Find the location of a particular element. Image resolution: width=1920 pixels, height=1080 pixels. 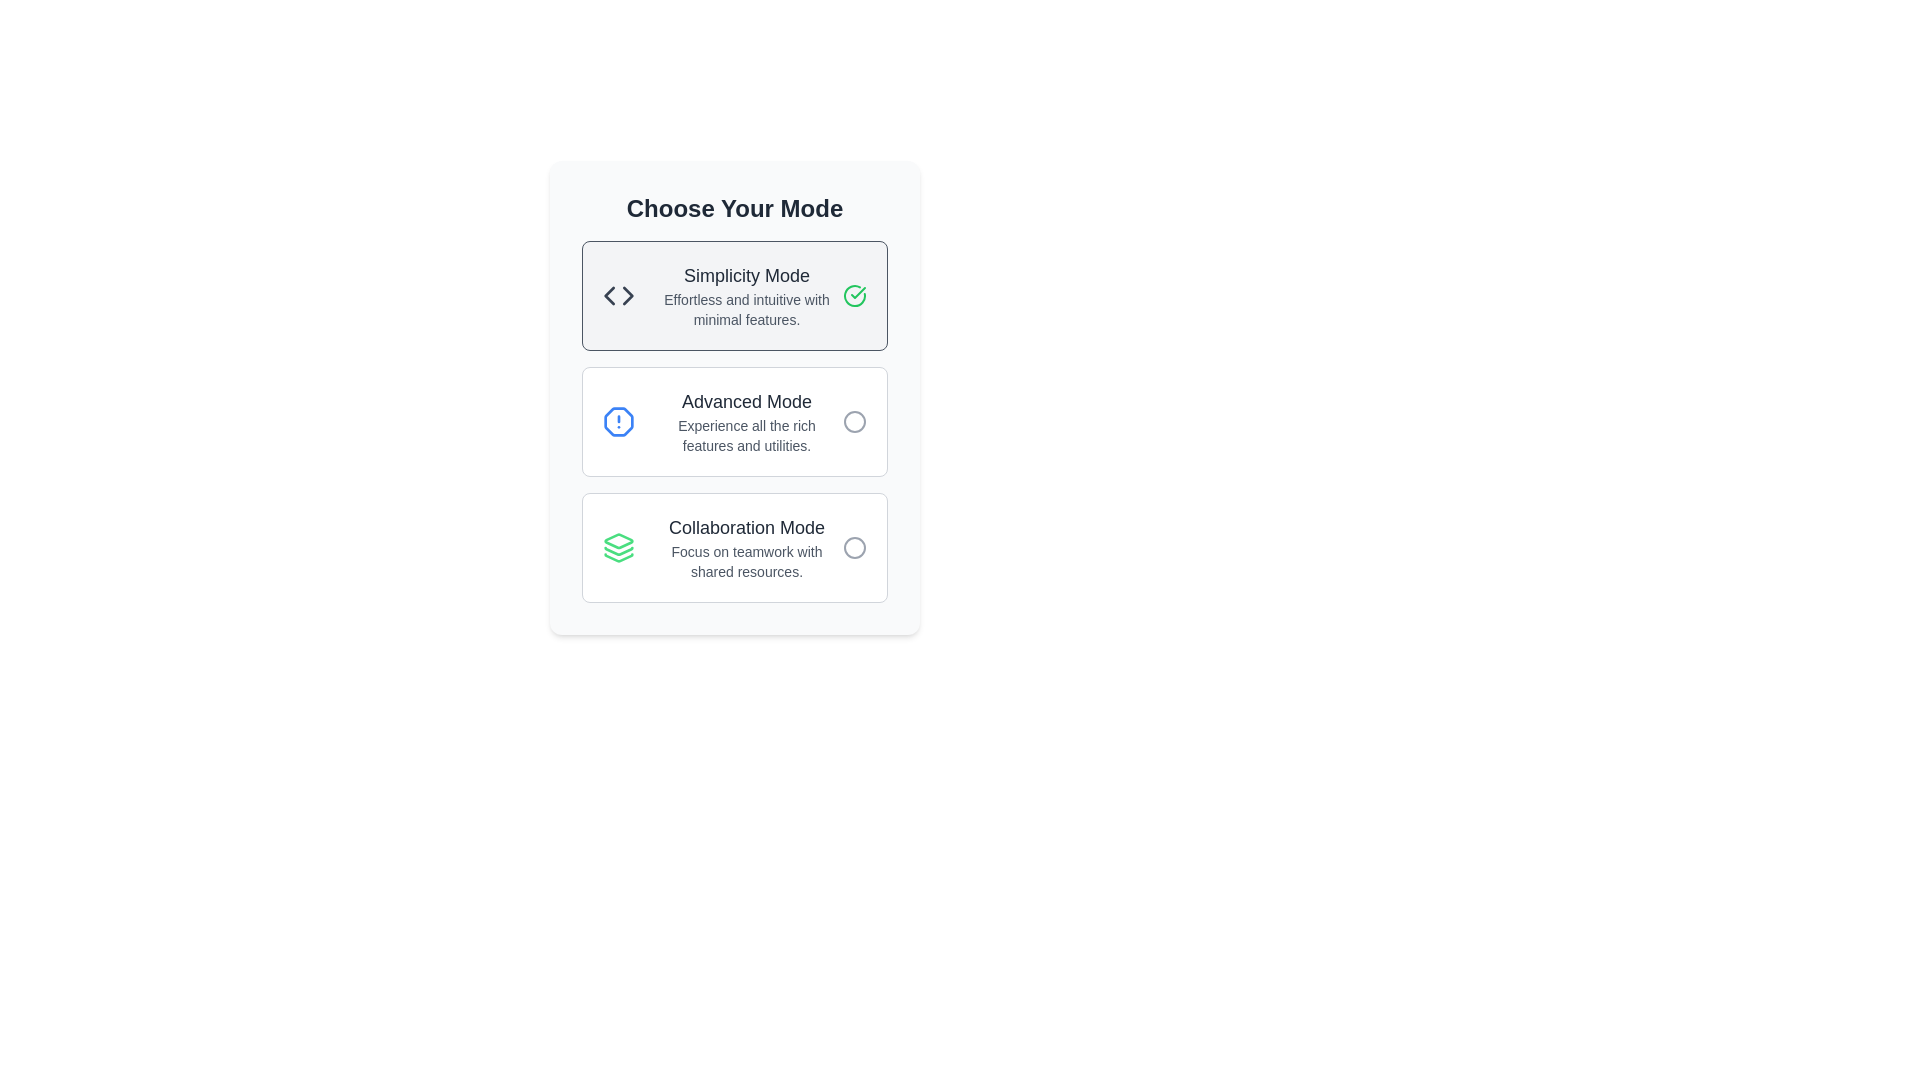

the Icon component (SVG circle) next to the 'Collaboration Mode' label, which serves as a visual cue is located at coordinates (854, 547).